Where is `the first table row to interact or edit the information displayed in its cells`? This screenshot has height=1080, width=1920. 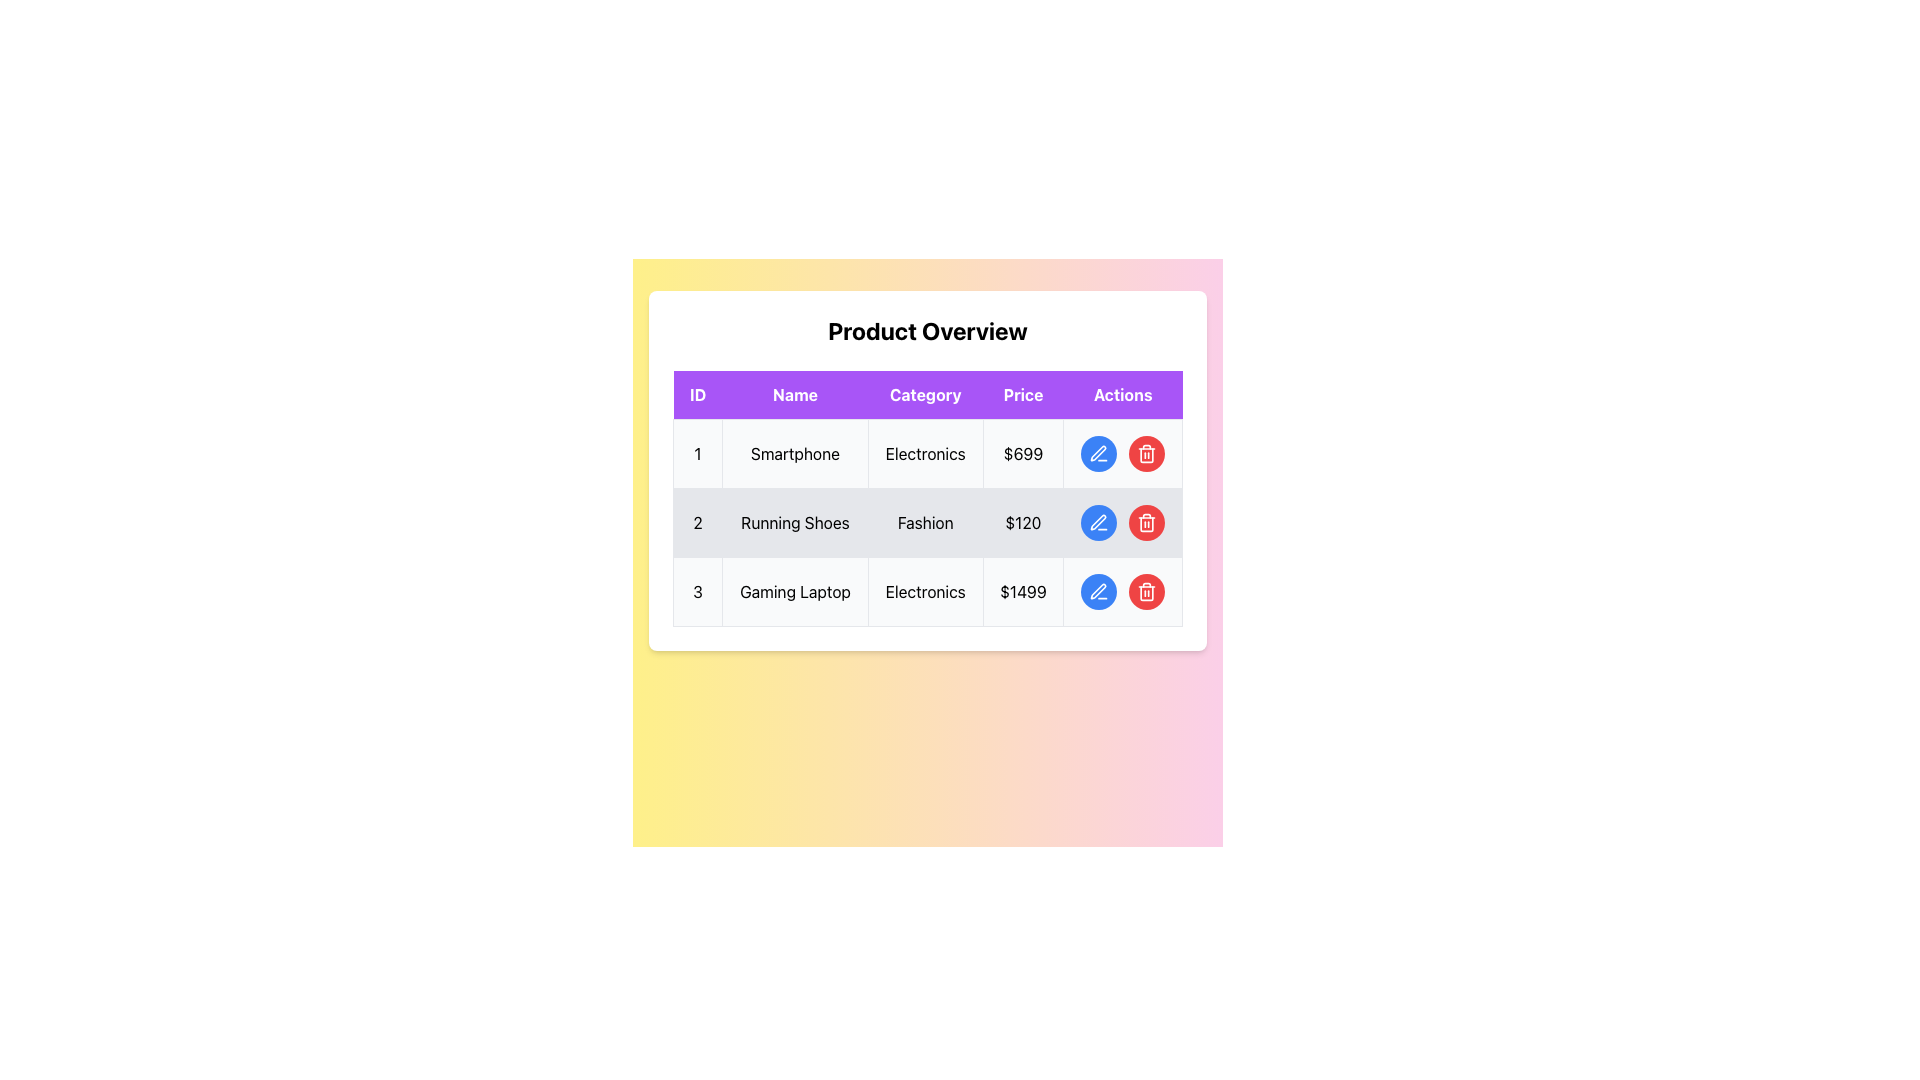
the first table row to interact or edit the information displayed in its cells is located at coordinates (926, 454).